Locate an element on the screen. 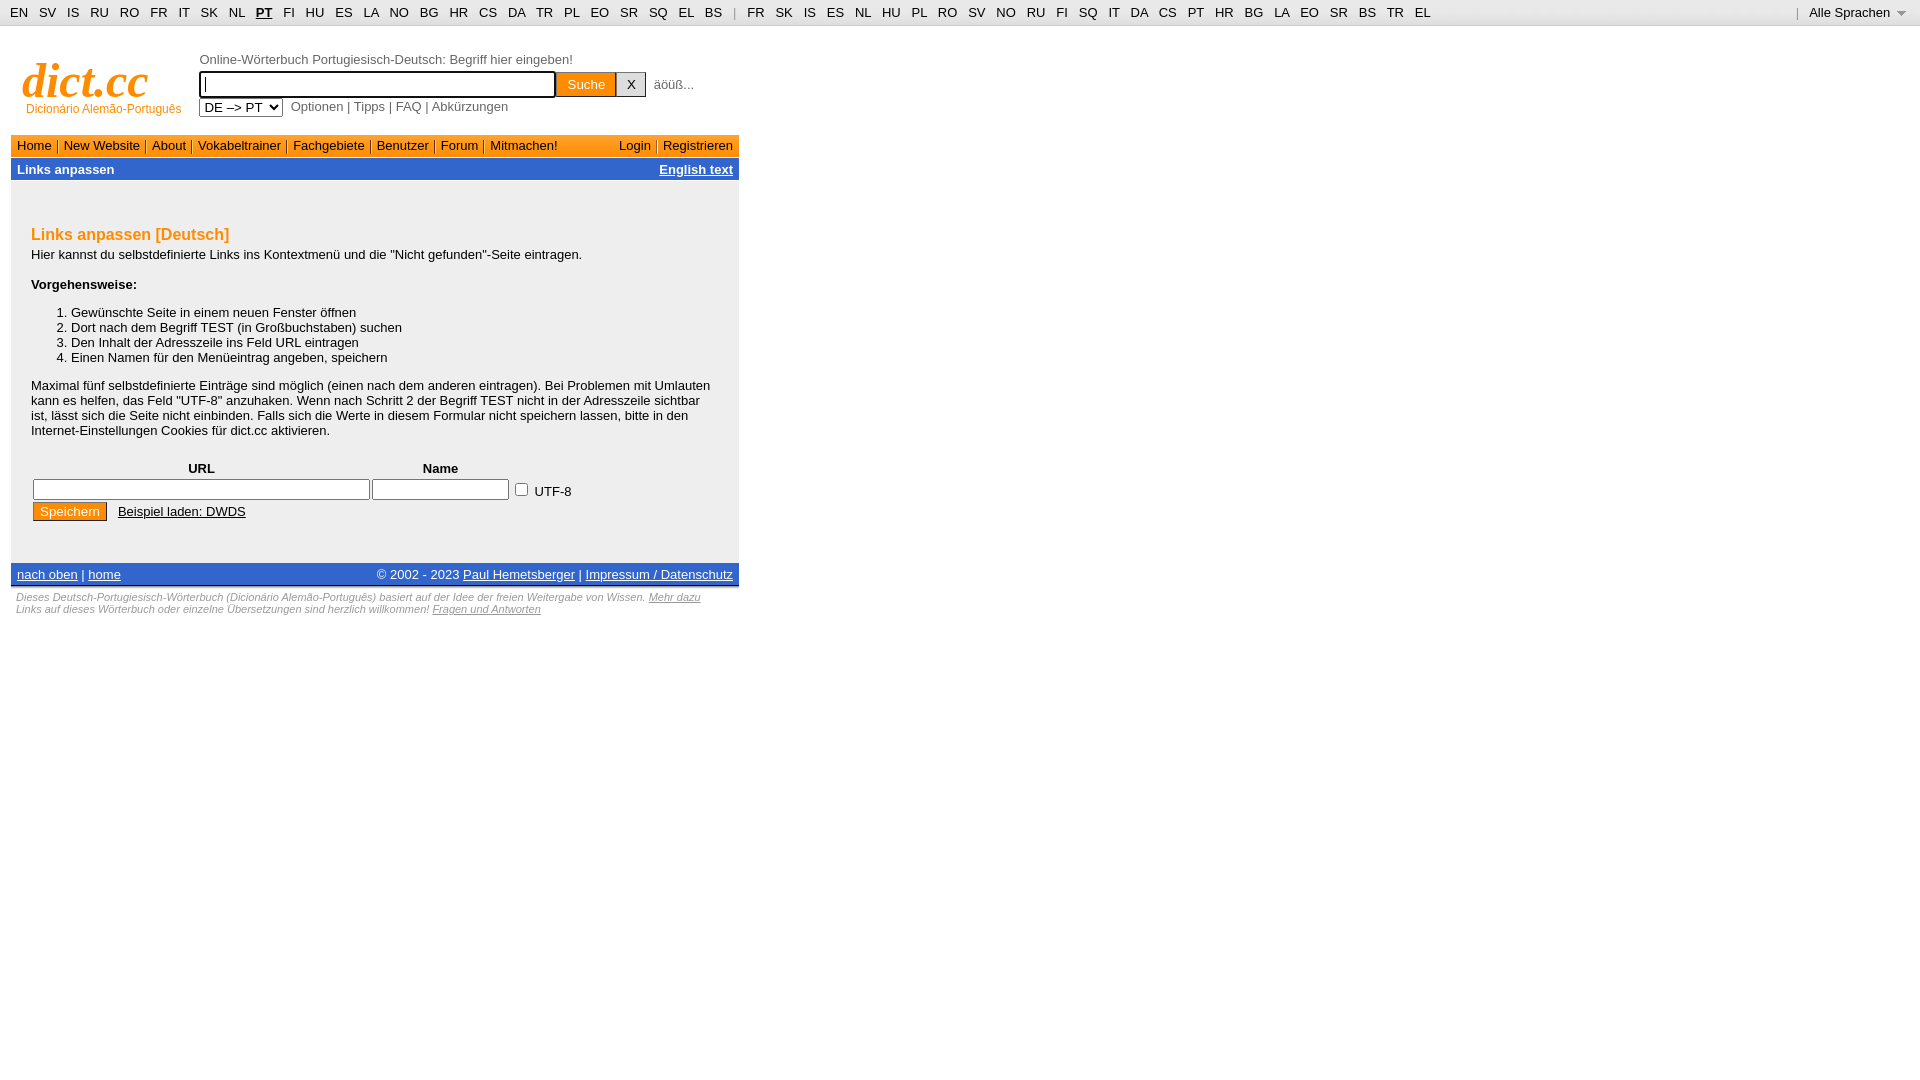  'X' is located at coordinates (614, 83).